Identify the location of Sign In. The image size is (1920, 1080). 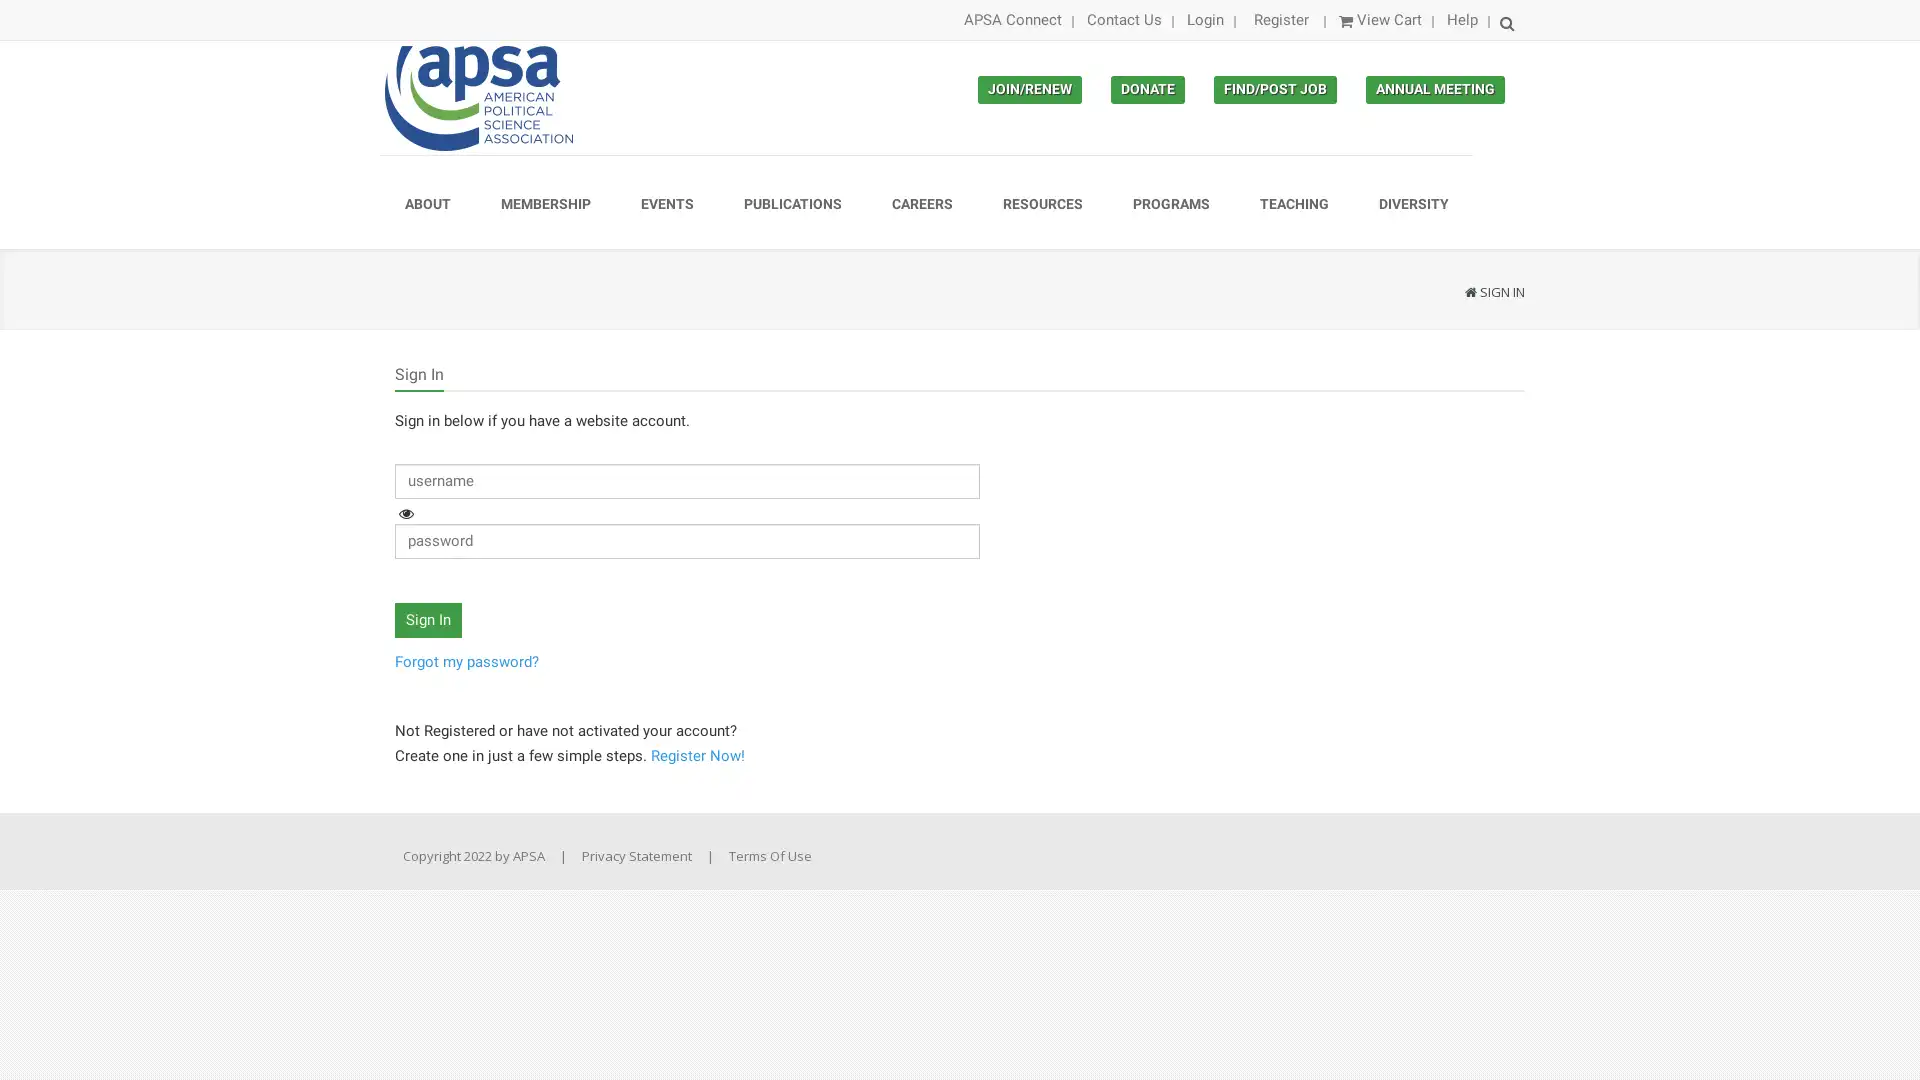
(427, 619).